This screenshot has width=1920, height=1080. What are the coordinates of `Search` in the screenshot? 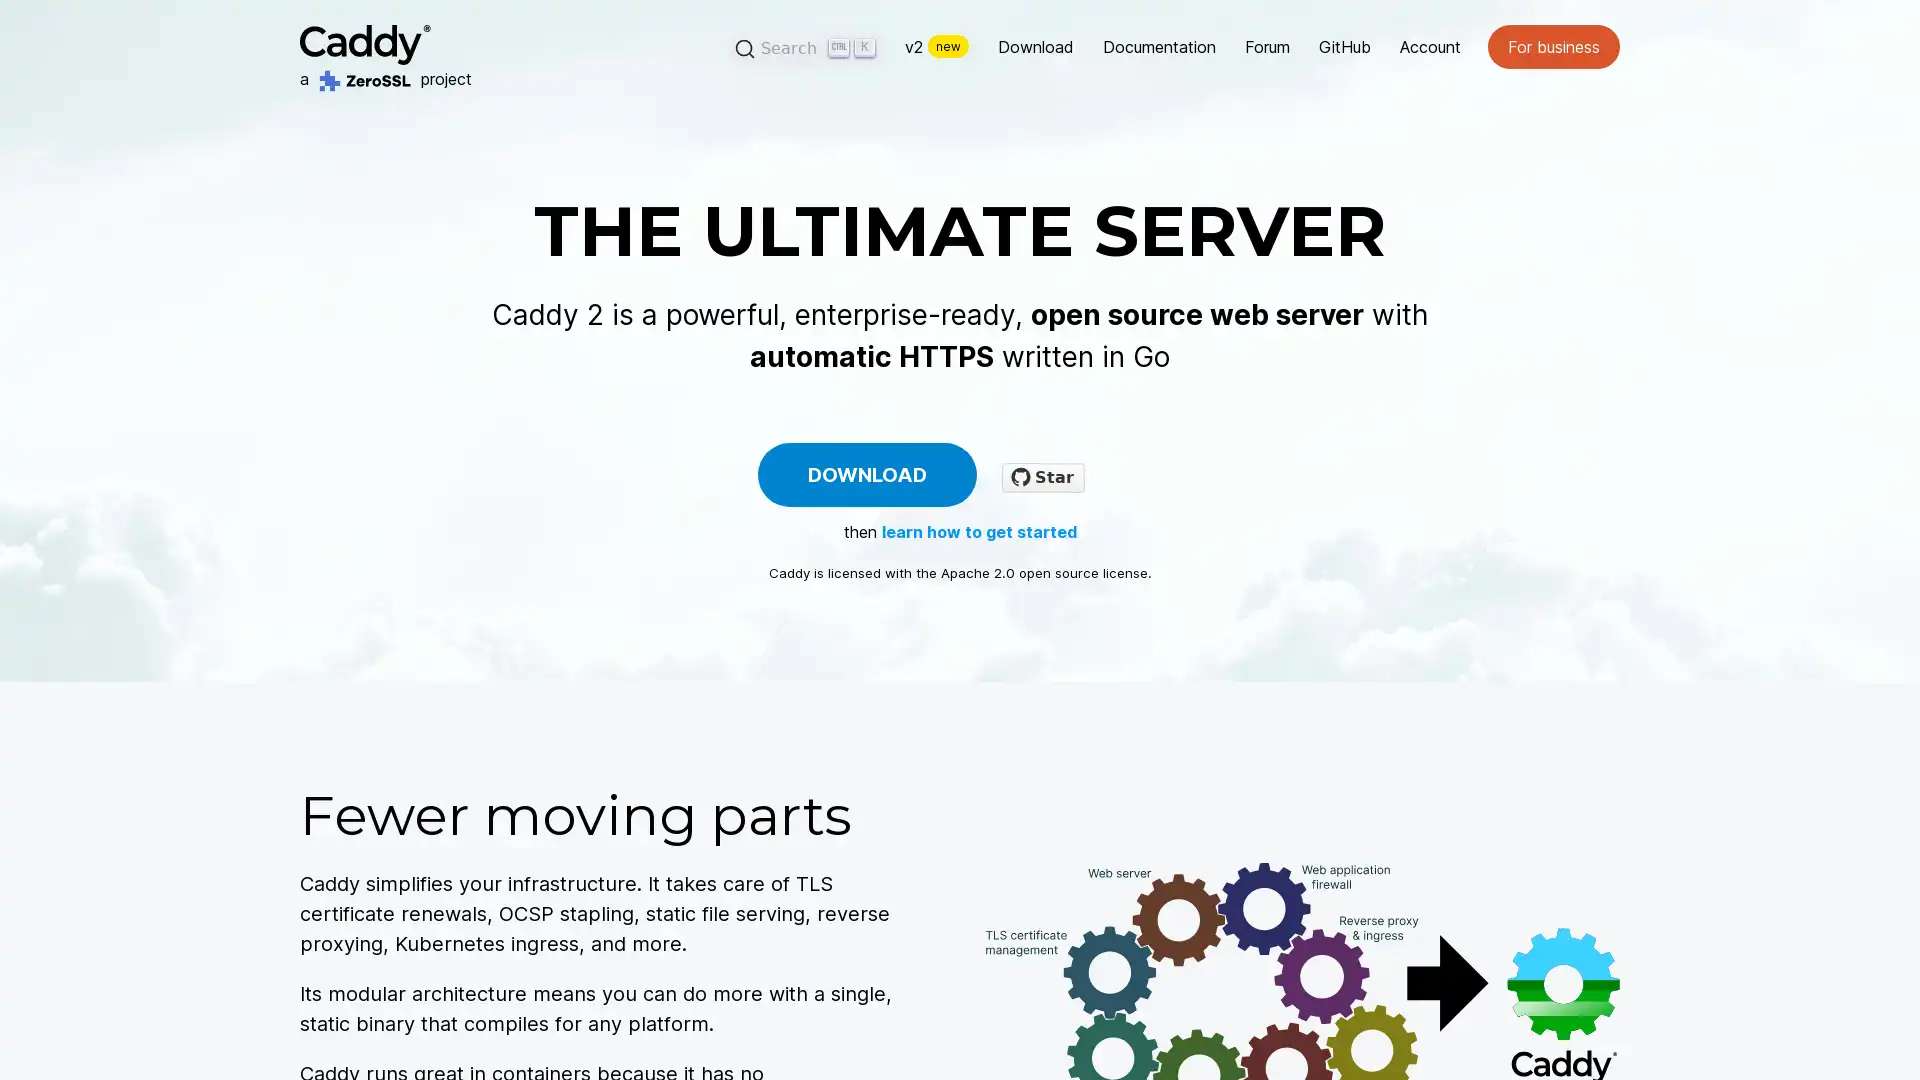 It's located at (807, 46).